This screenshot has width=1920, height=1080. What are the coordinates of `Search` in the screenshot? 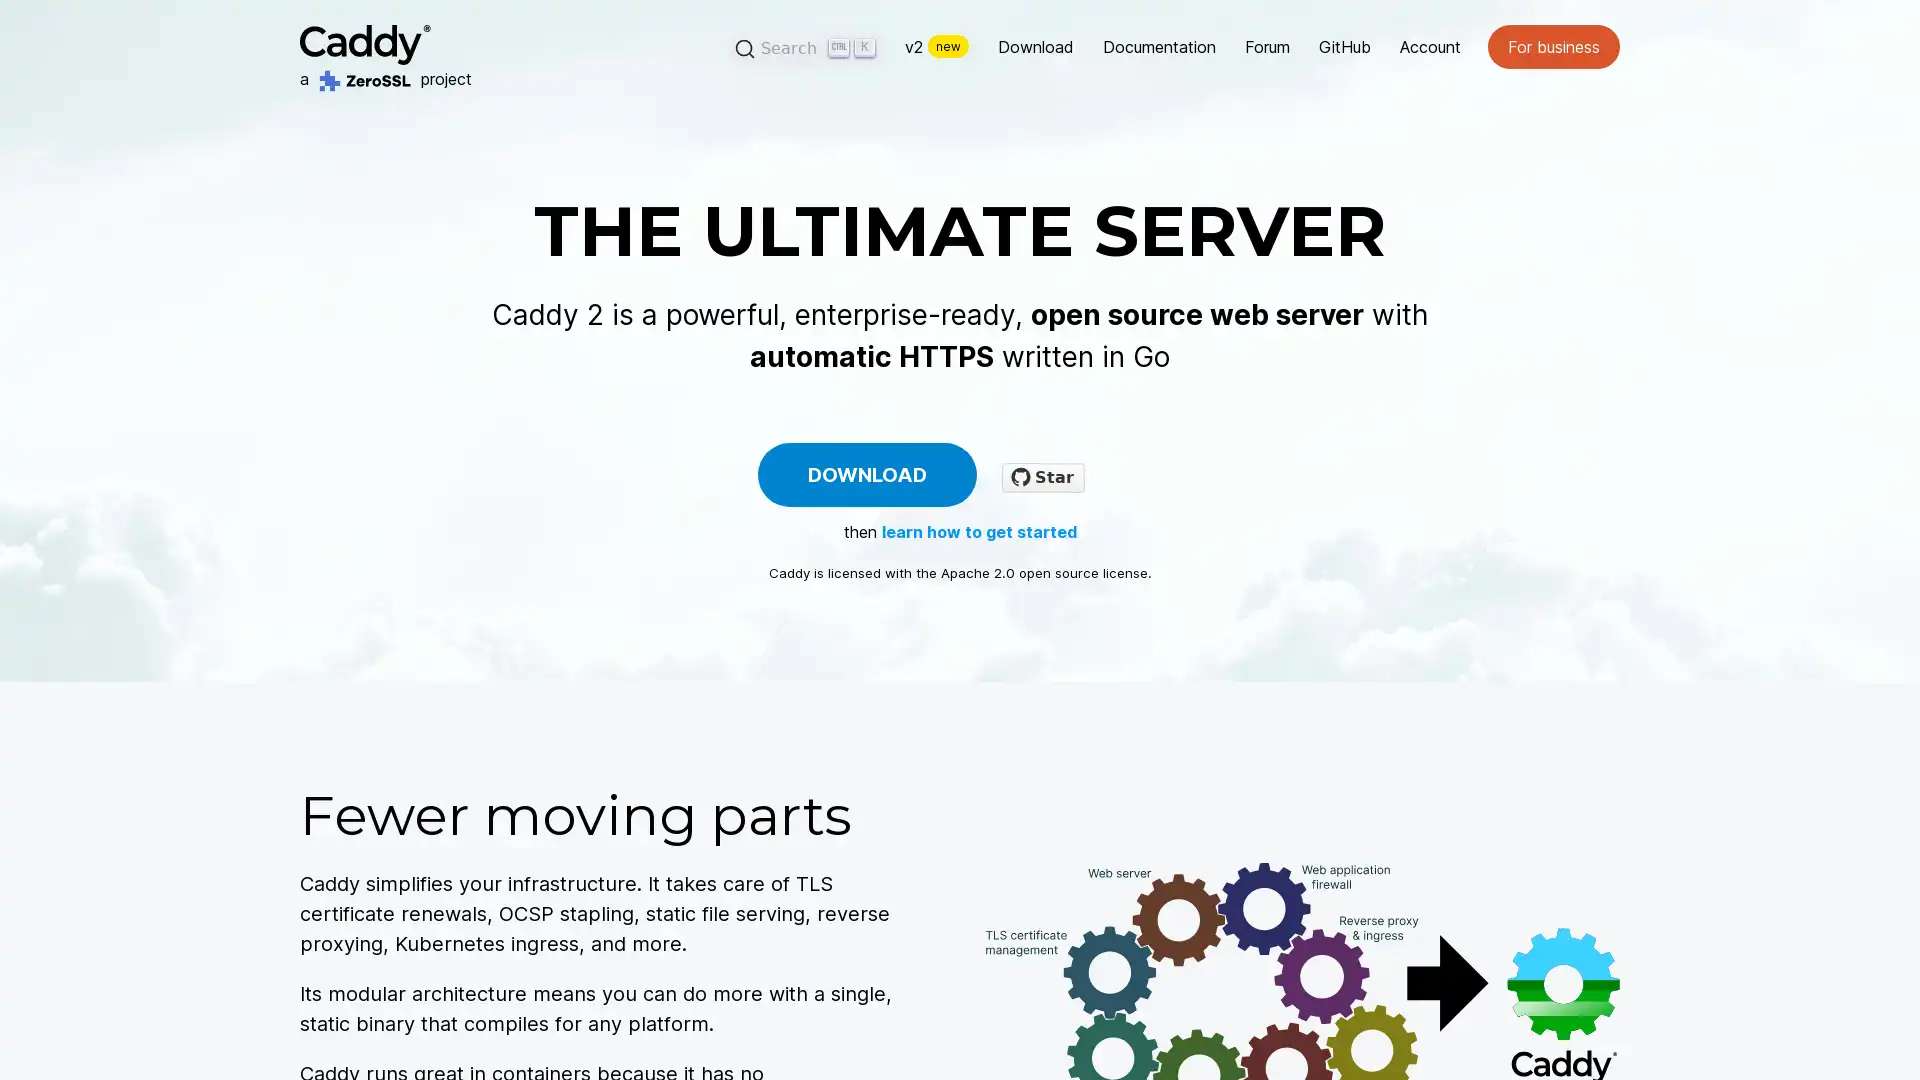 It's located at (807, 46).